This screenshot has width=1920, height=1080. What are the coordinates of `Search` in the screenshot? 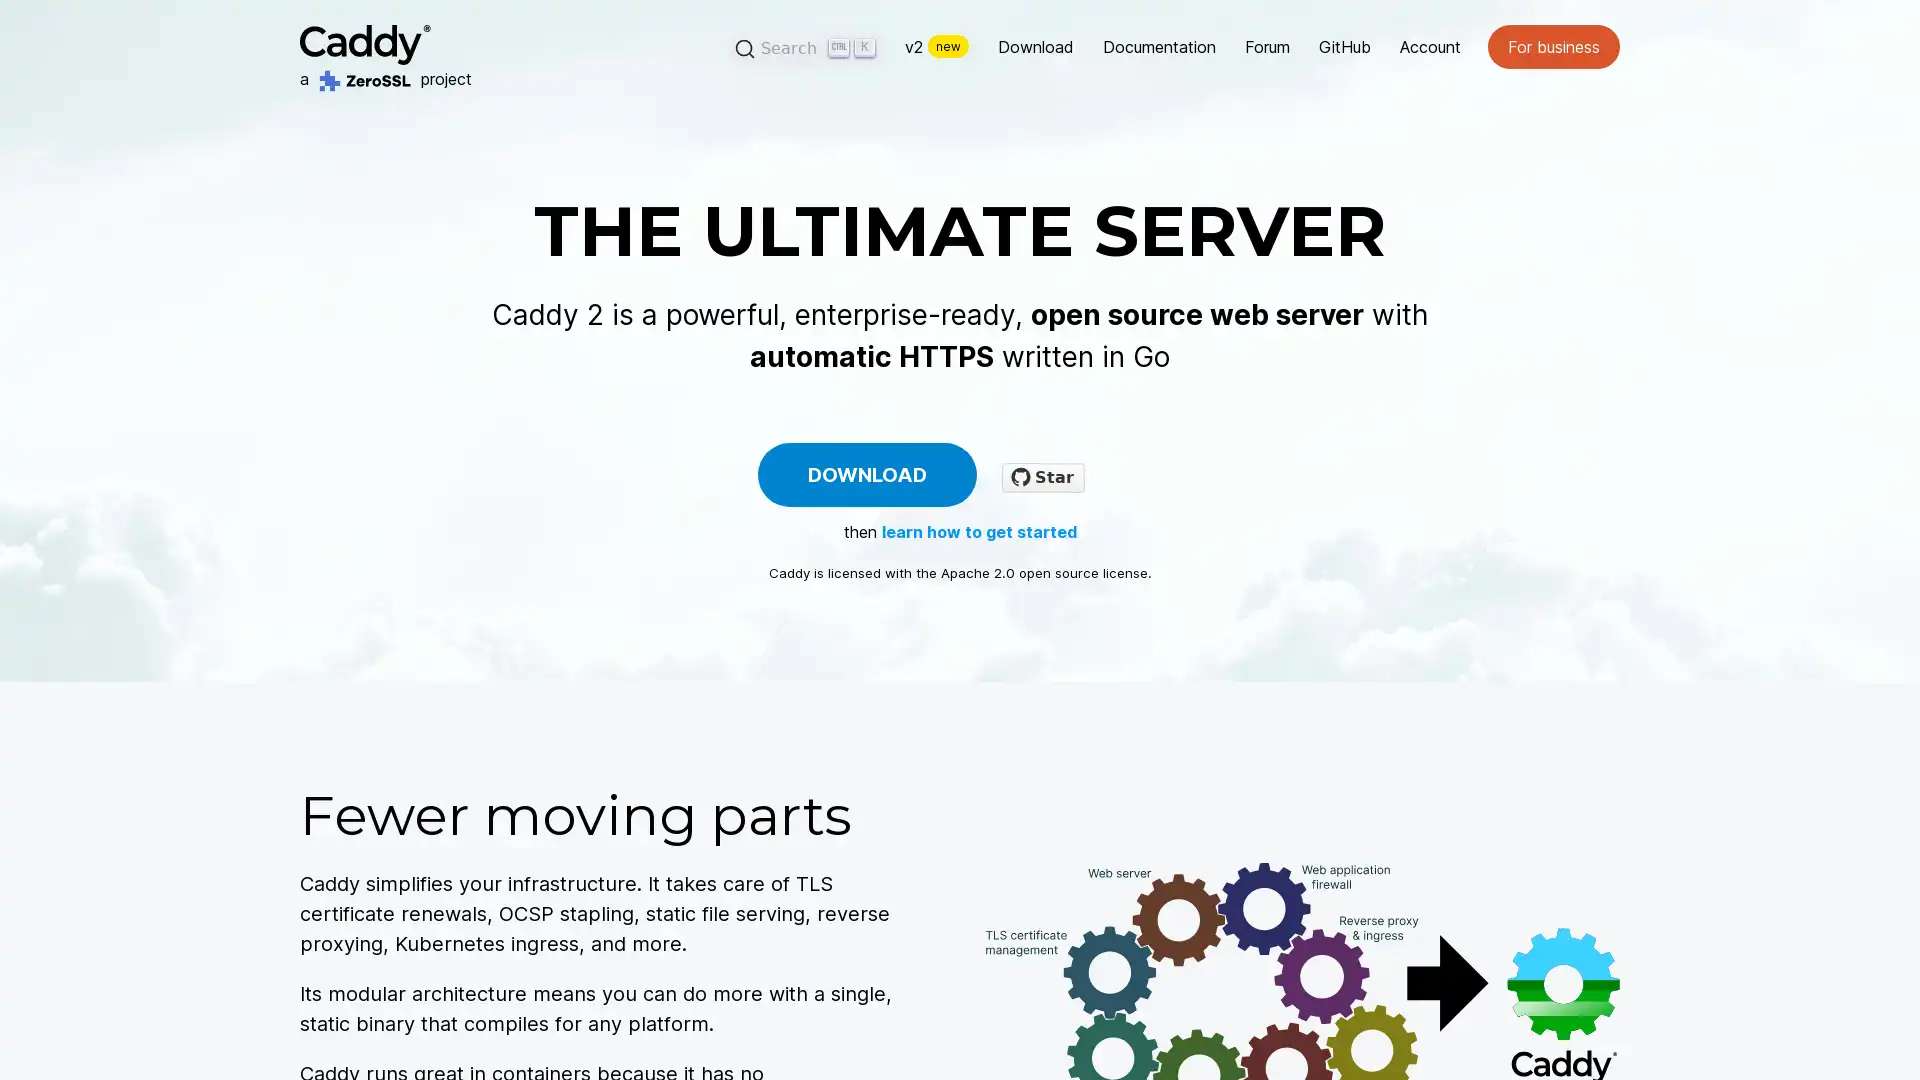 It's located at (807, 46).